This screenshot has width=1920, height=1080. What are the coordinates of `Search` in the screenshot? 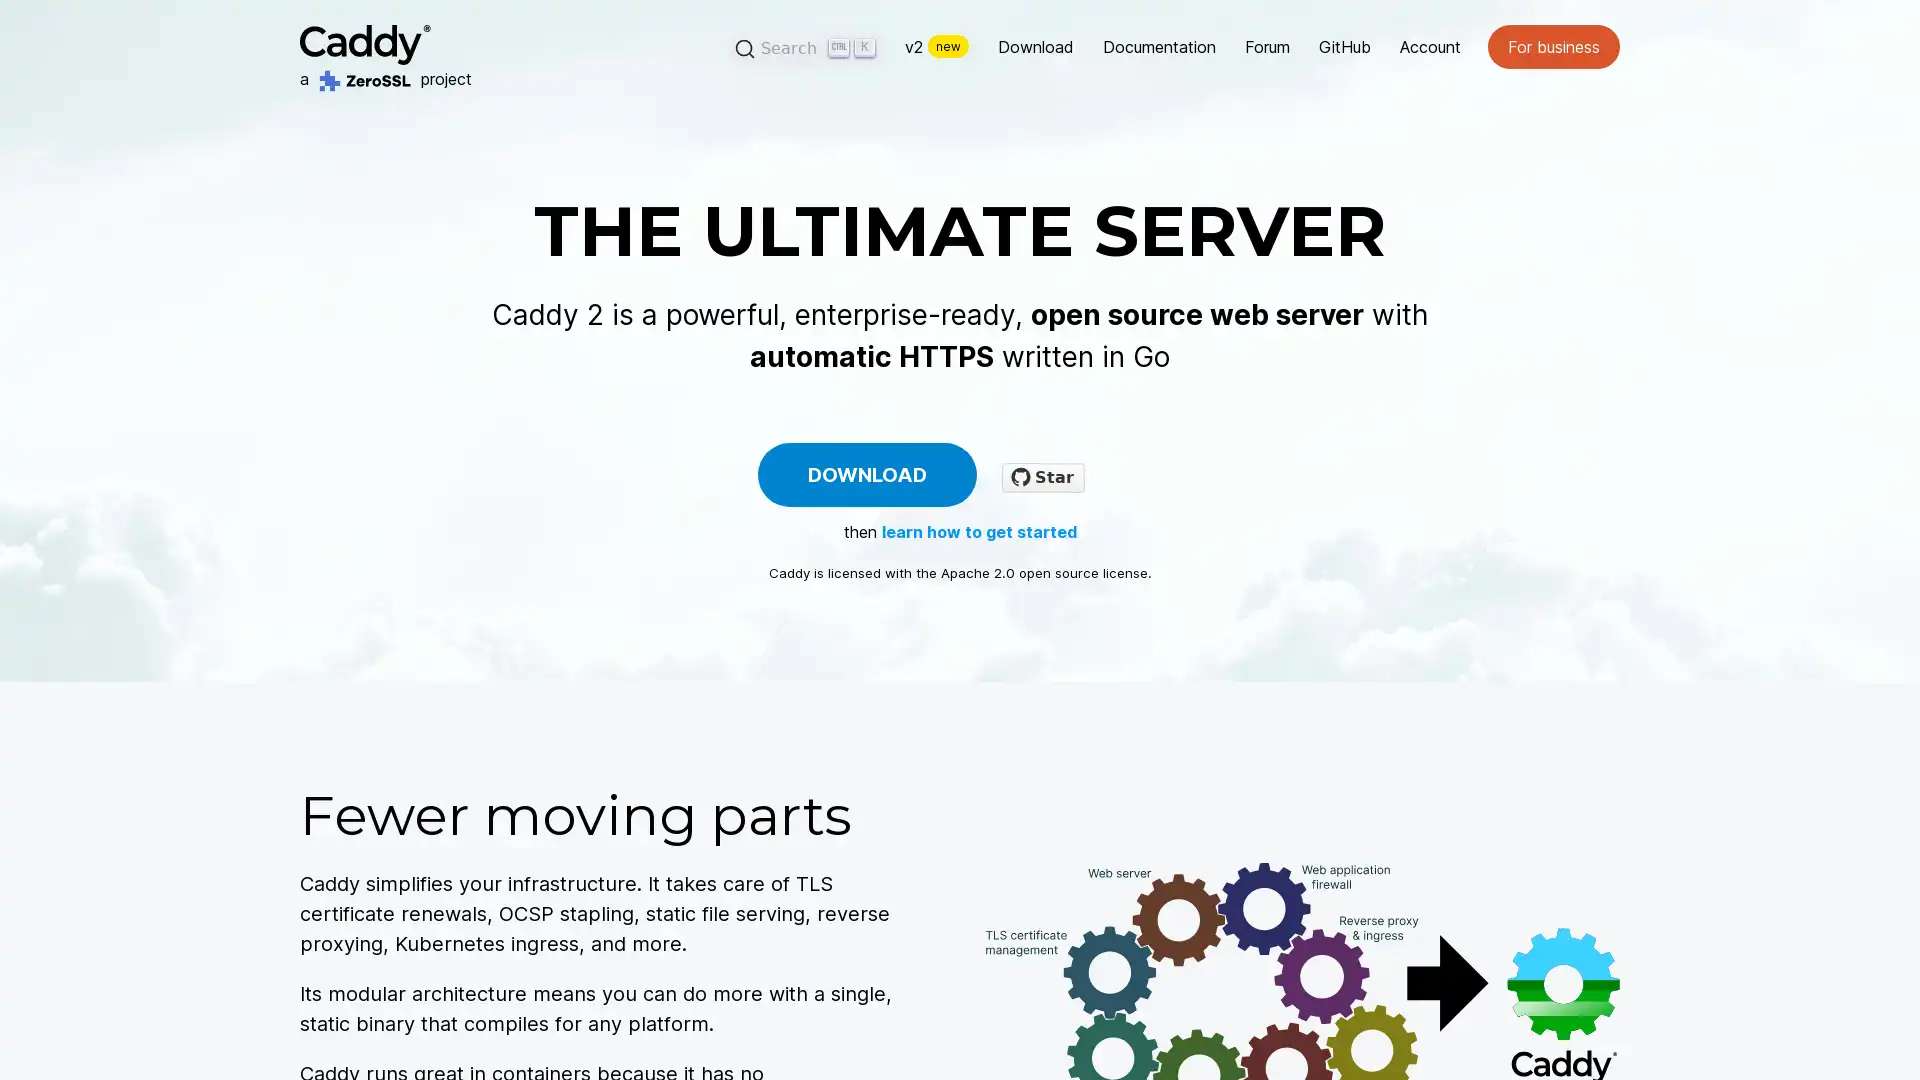 It's located at (807, 46).